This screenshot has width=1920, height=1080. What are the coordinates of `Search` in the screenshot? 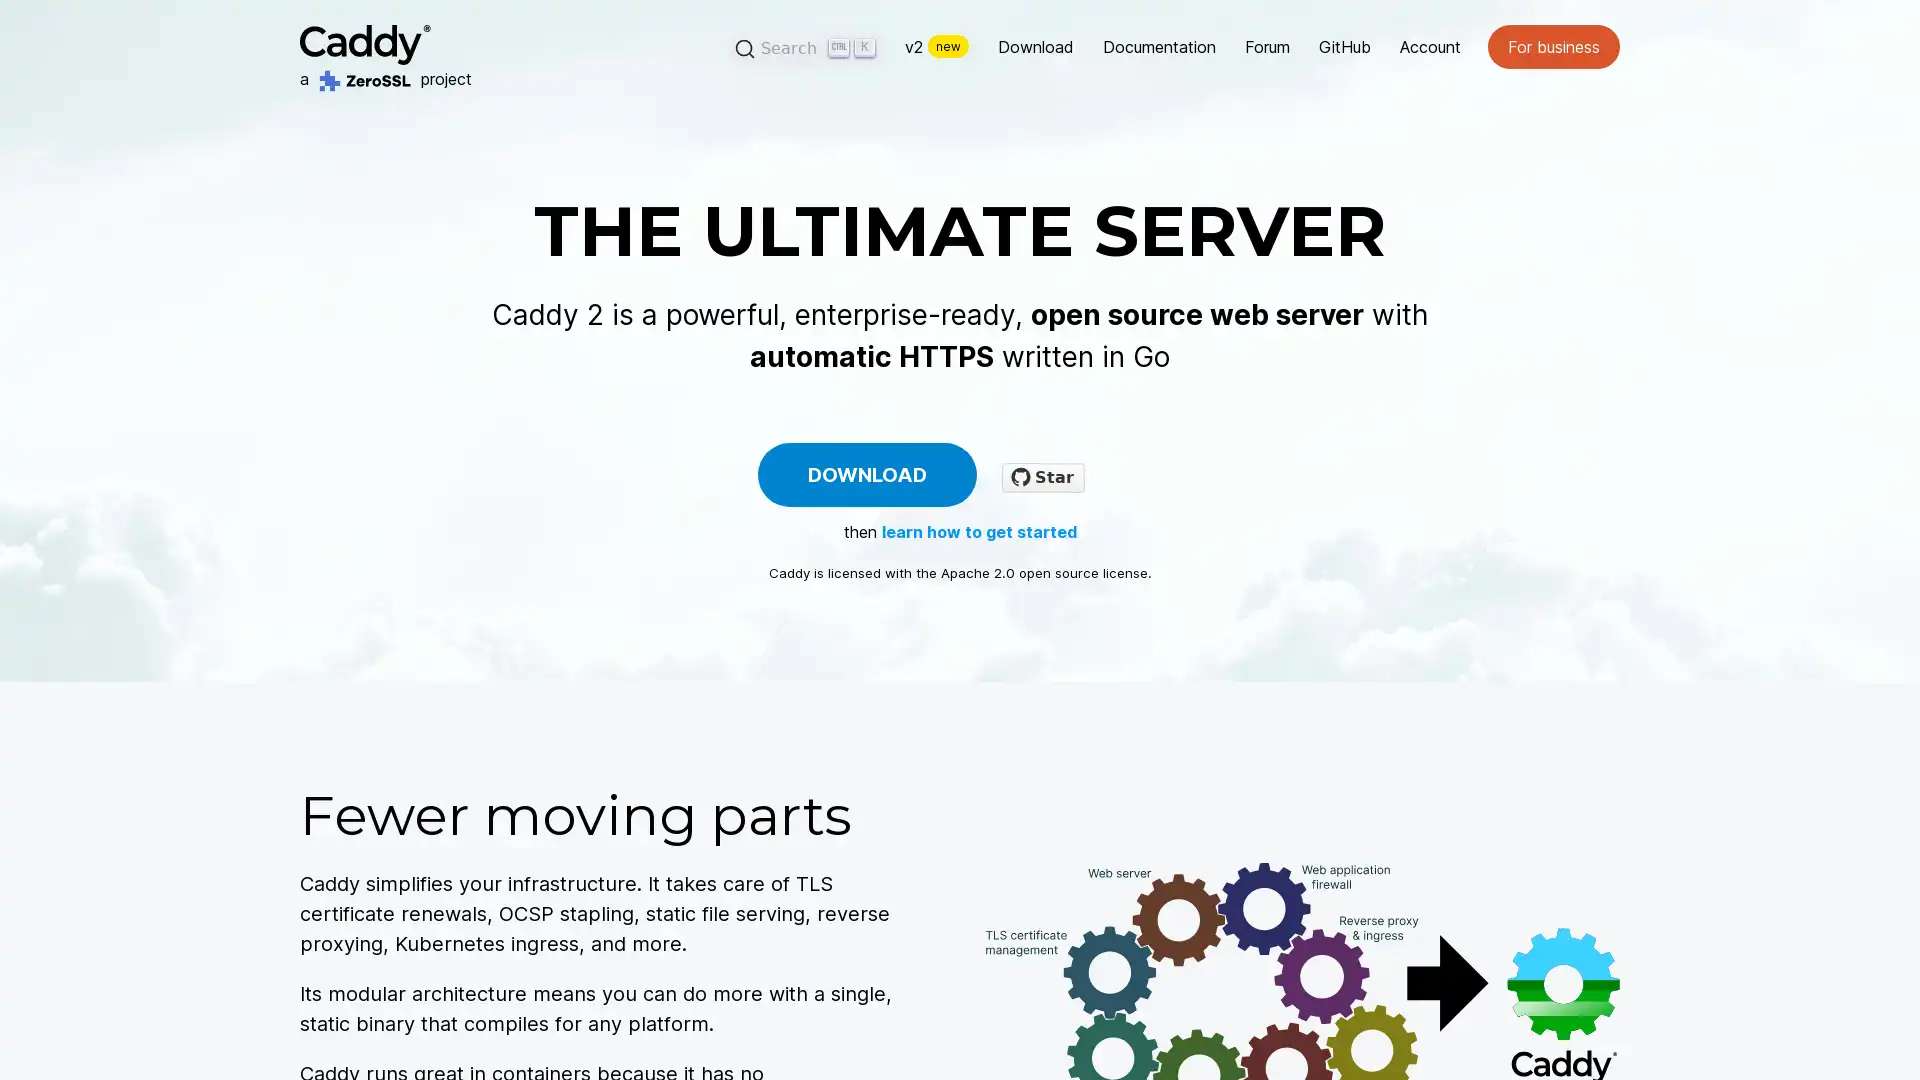 It's located at (807, 46).